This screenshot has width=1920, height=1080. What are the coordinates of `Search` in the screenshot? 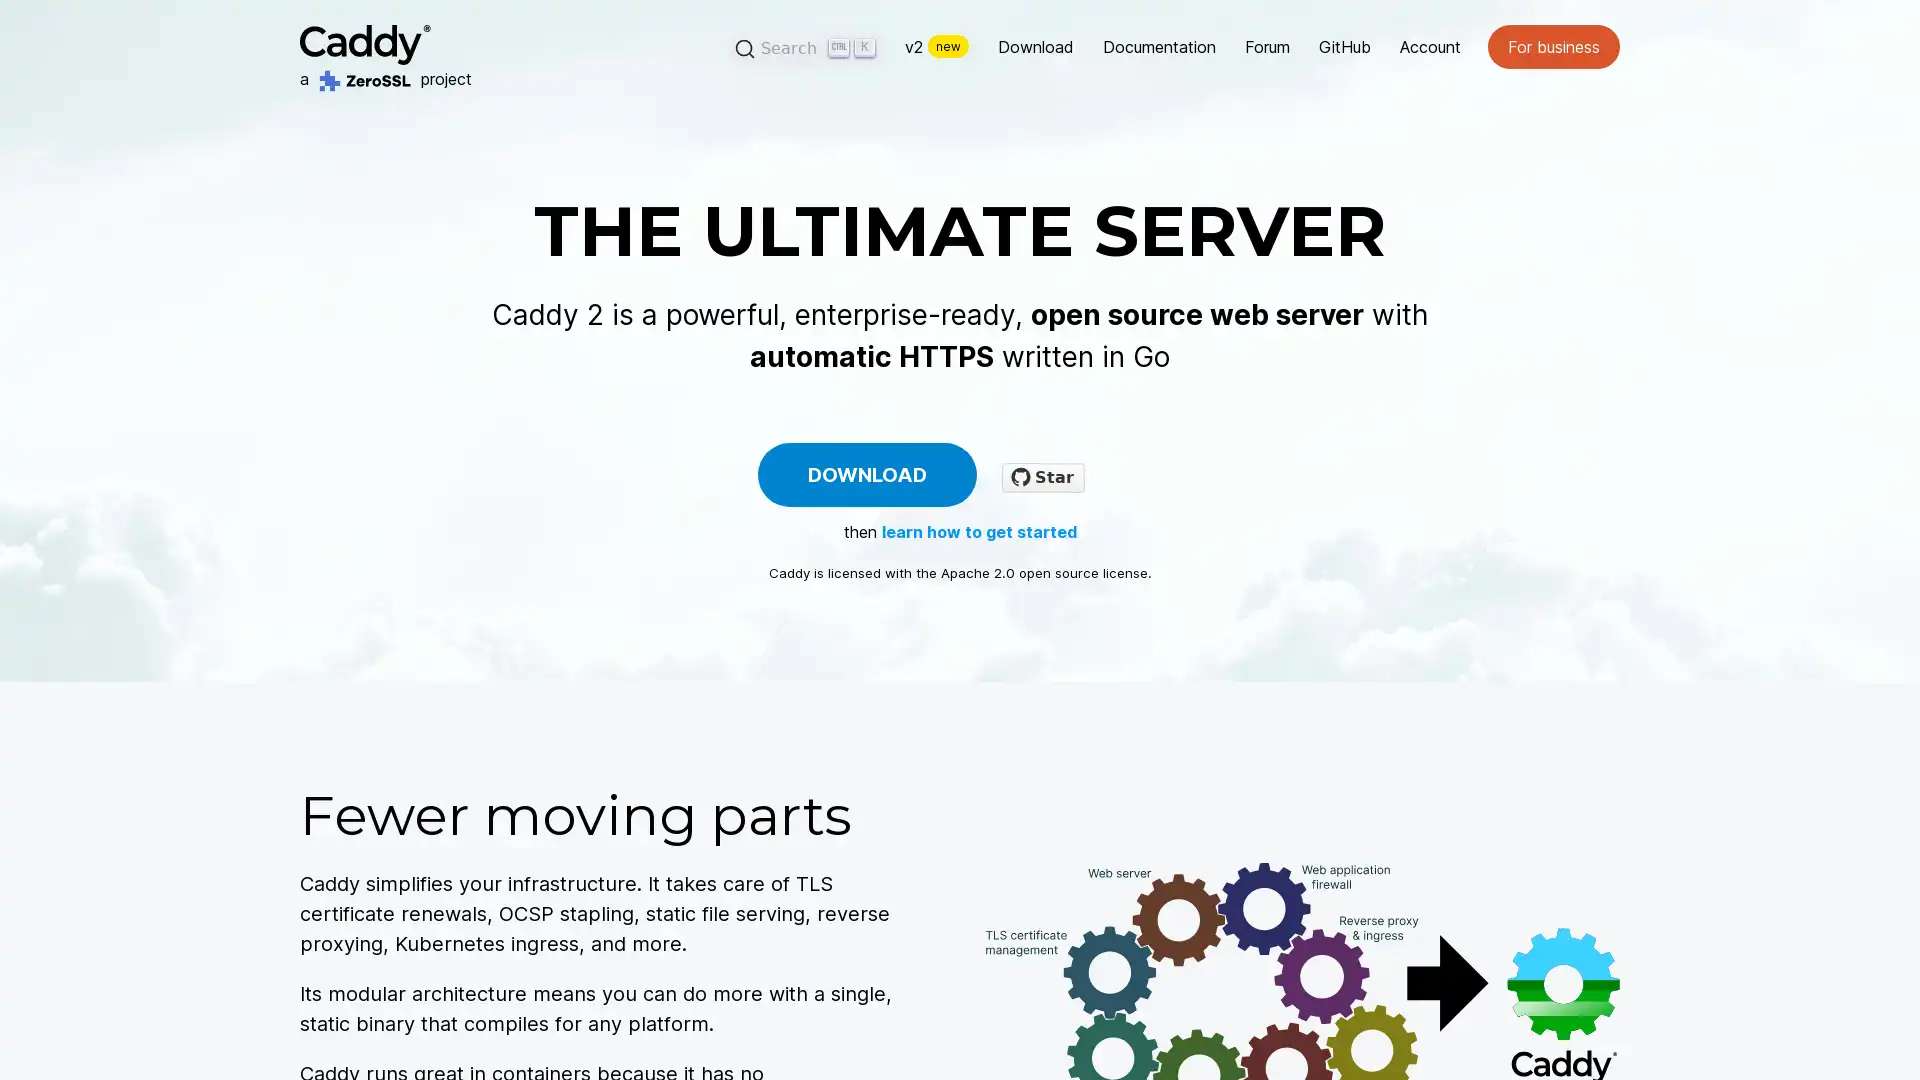 It's located at (807, 46).